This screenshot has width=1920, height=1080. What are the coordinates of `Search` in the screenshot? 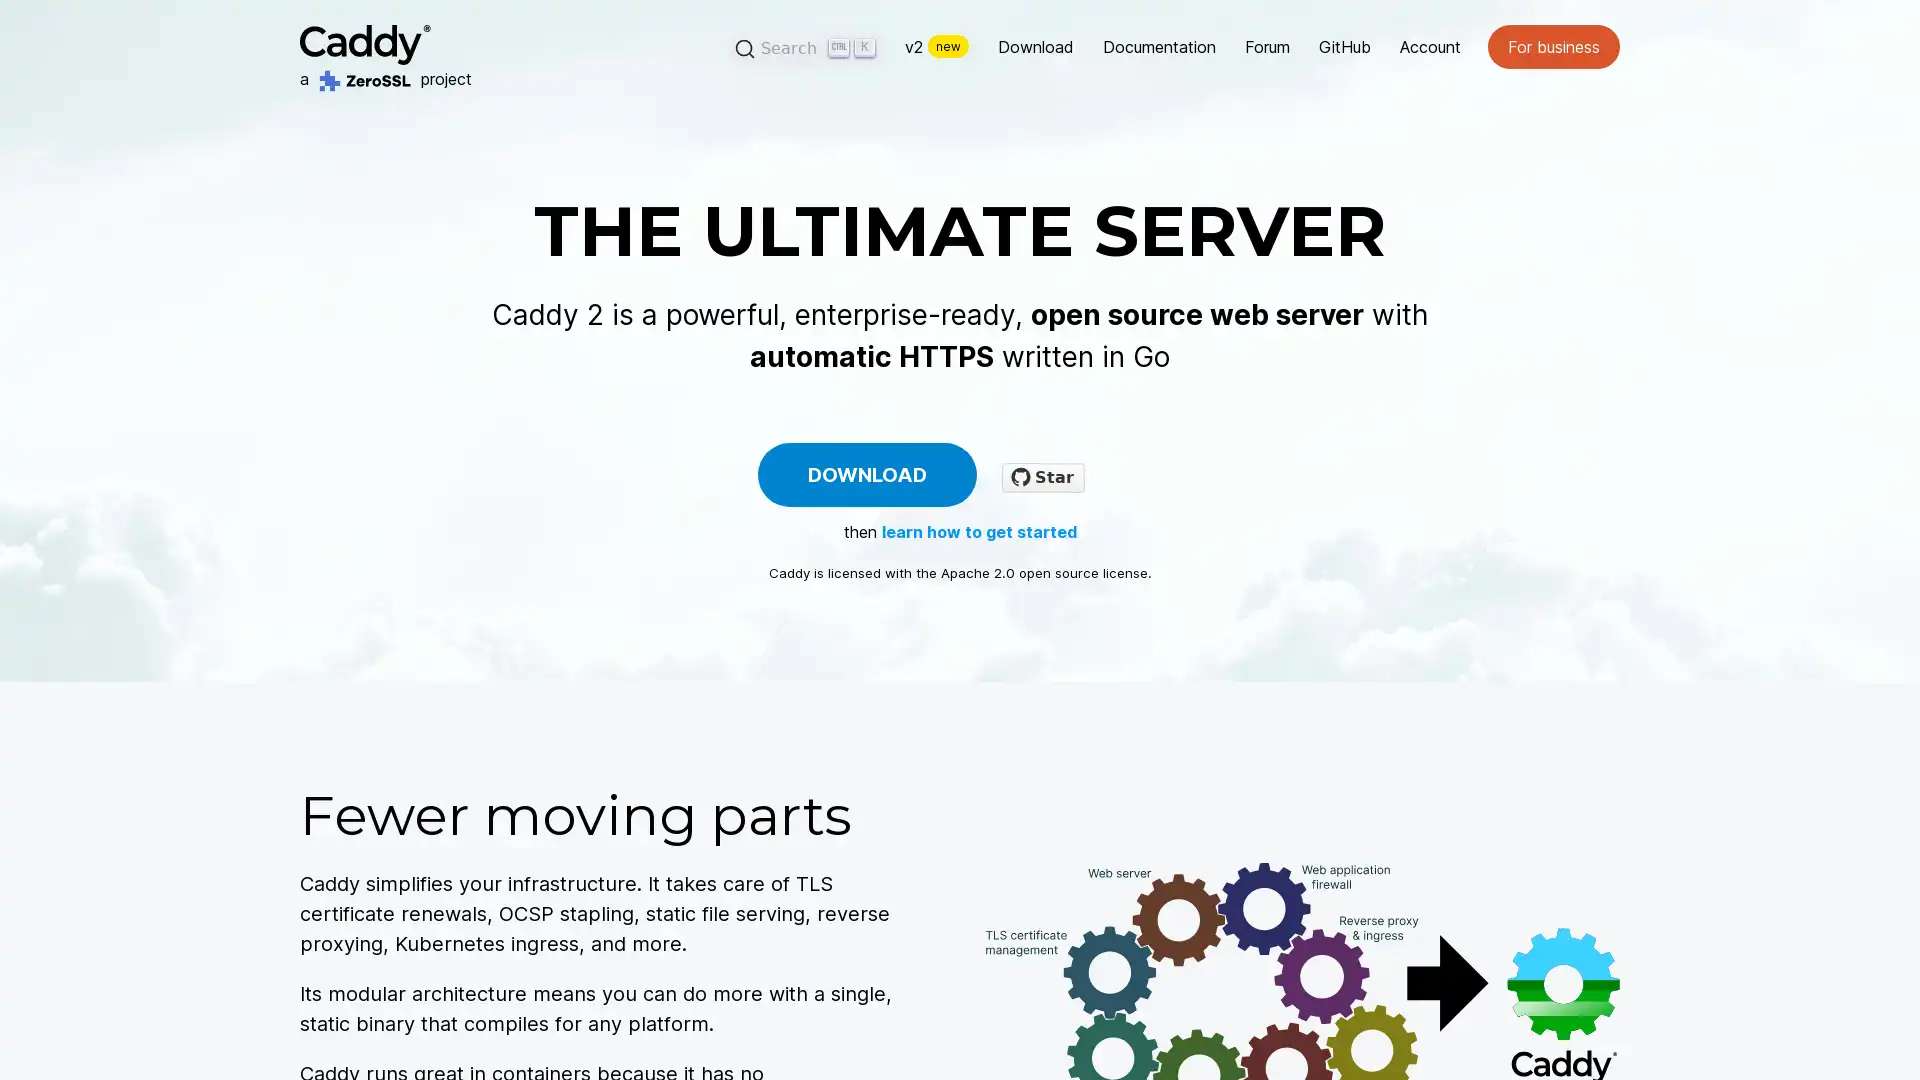 It's located at (807, 46).